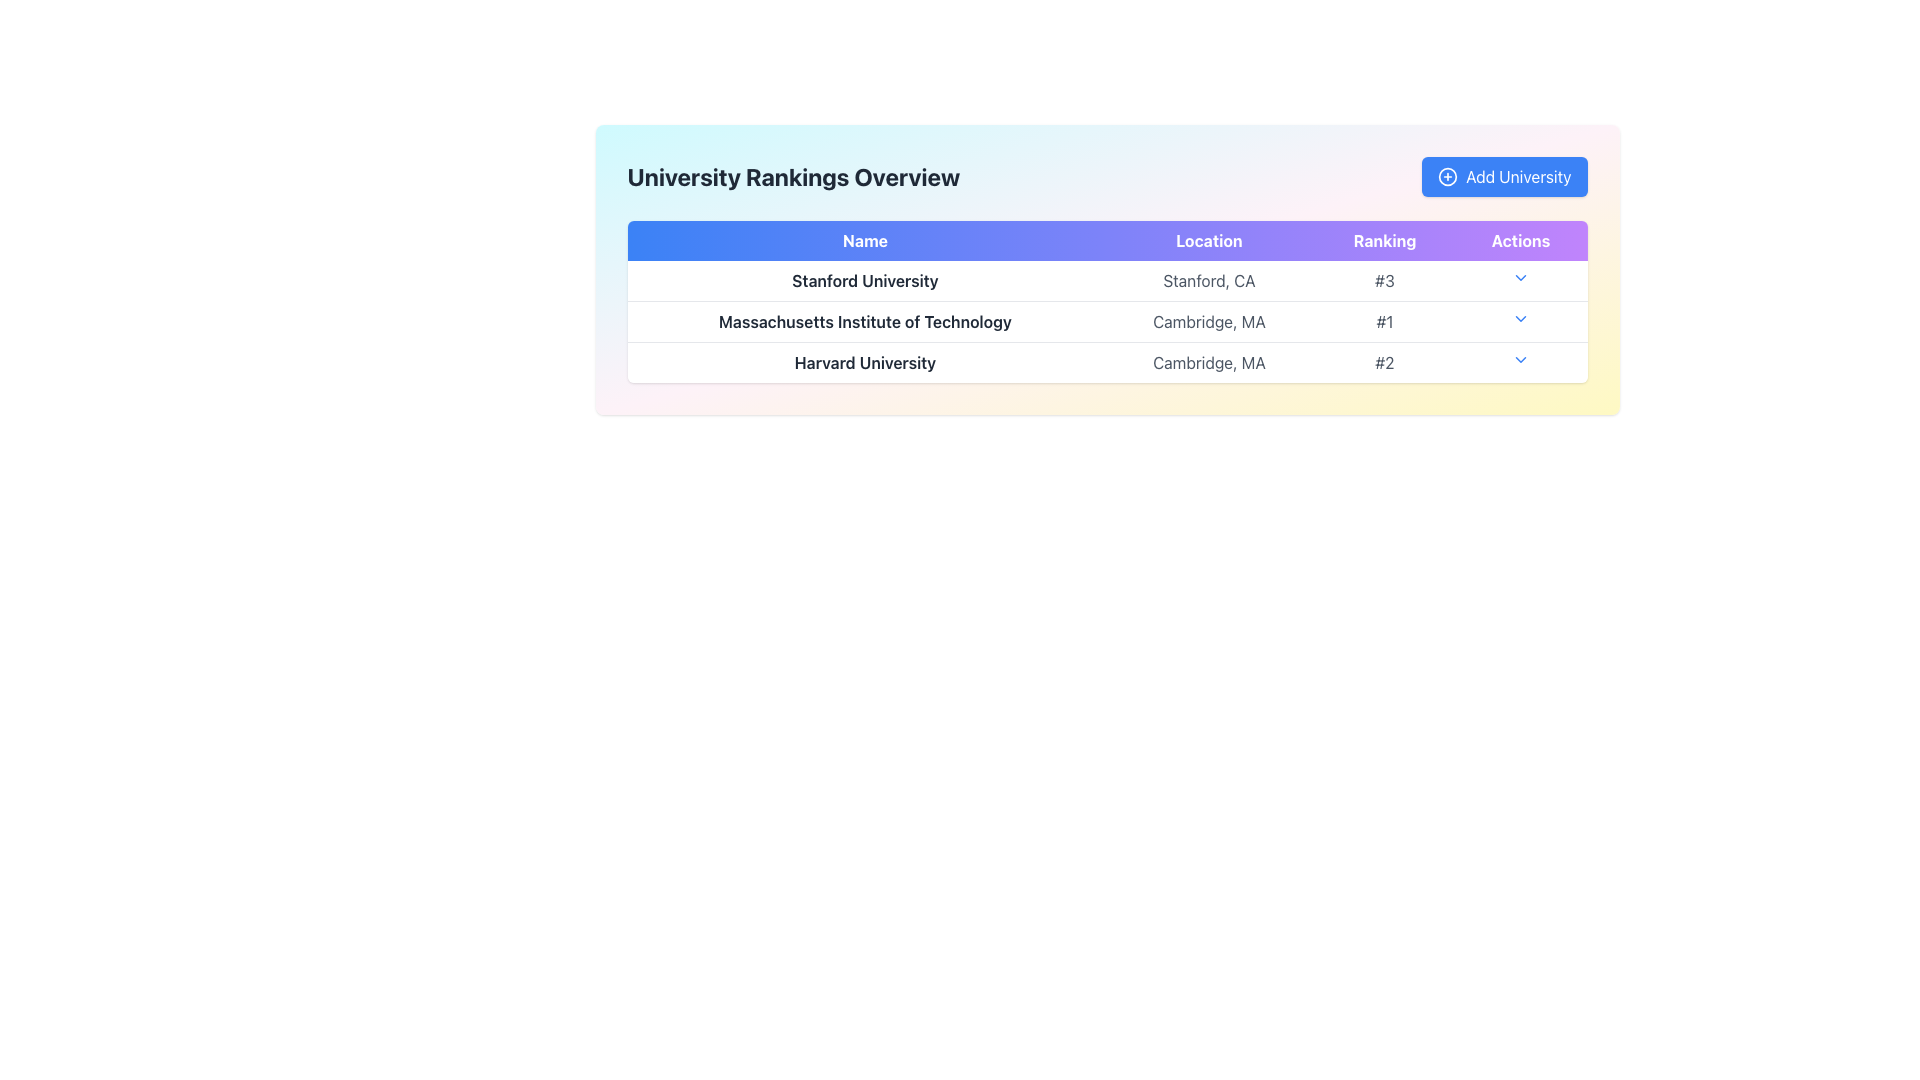 This screenshot has height=1080, width=1920. Describe the element at coordinates (865, 239) in the screenshot. I see `the 'Name' header text label in the table, which is the first header featuring a blue to violet gradient background and white bold text` at that location.